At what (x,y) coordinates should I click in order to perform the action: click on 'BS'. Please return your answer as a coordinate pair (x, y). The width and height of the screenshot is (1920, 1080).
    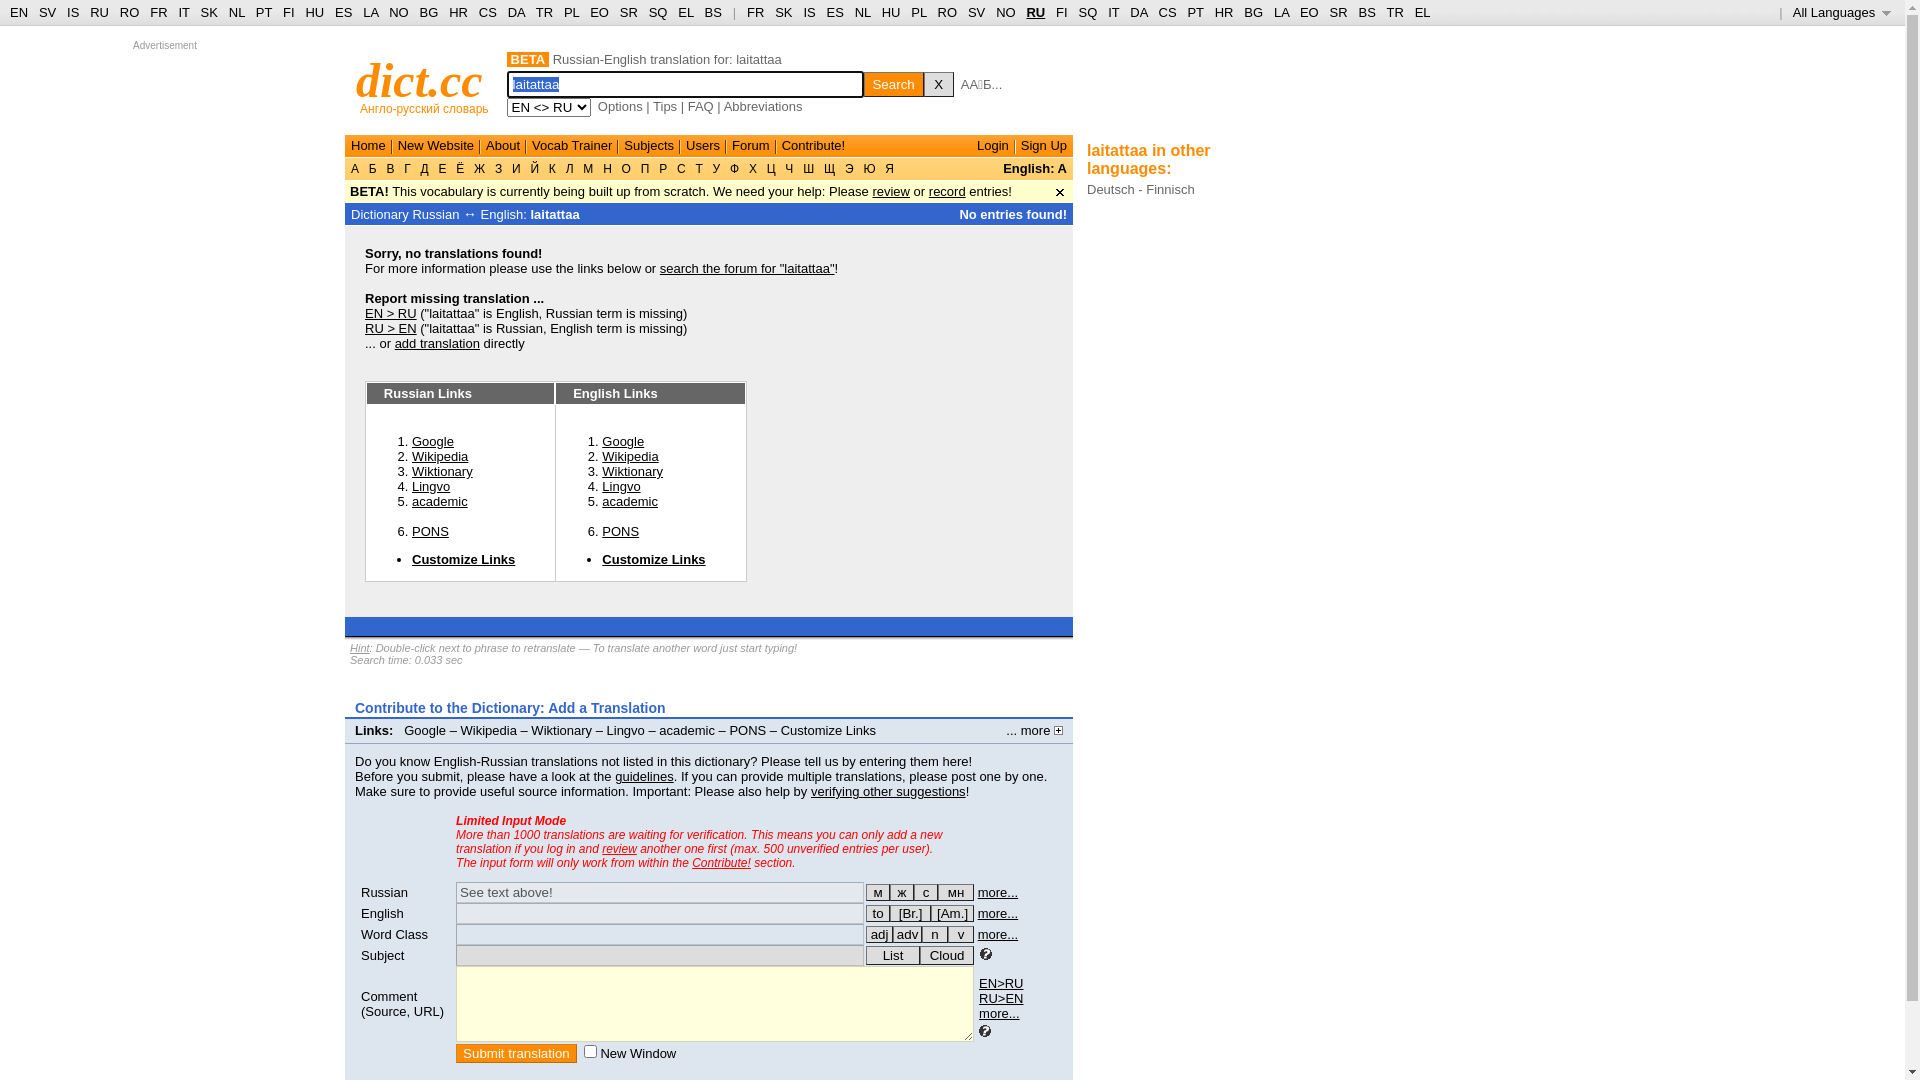
    Looking at the image, I should click on (1358, 12).